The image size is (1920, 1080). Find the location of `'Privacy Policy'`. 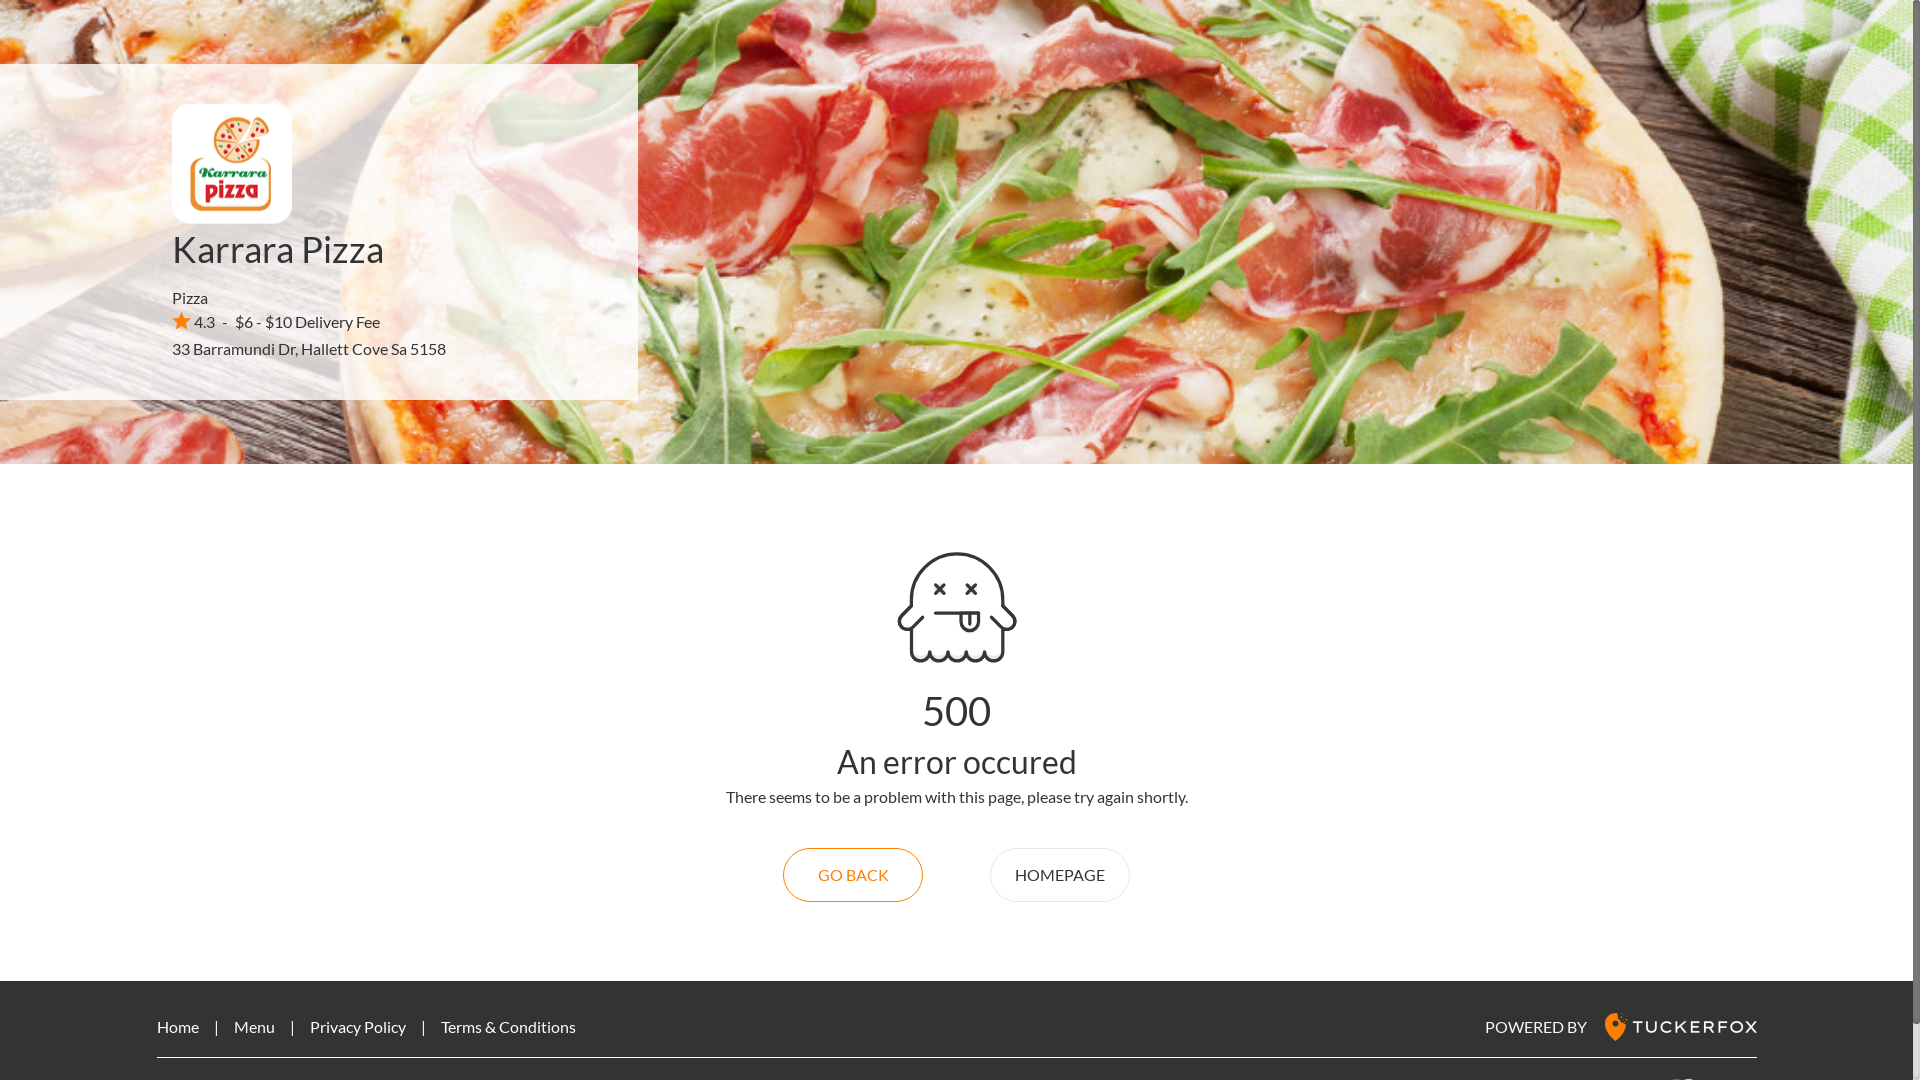

'Privacy Policy' is located at coordinates (358, 1026).